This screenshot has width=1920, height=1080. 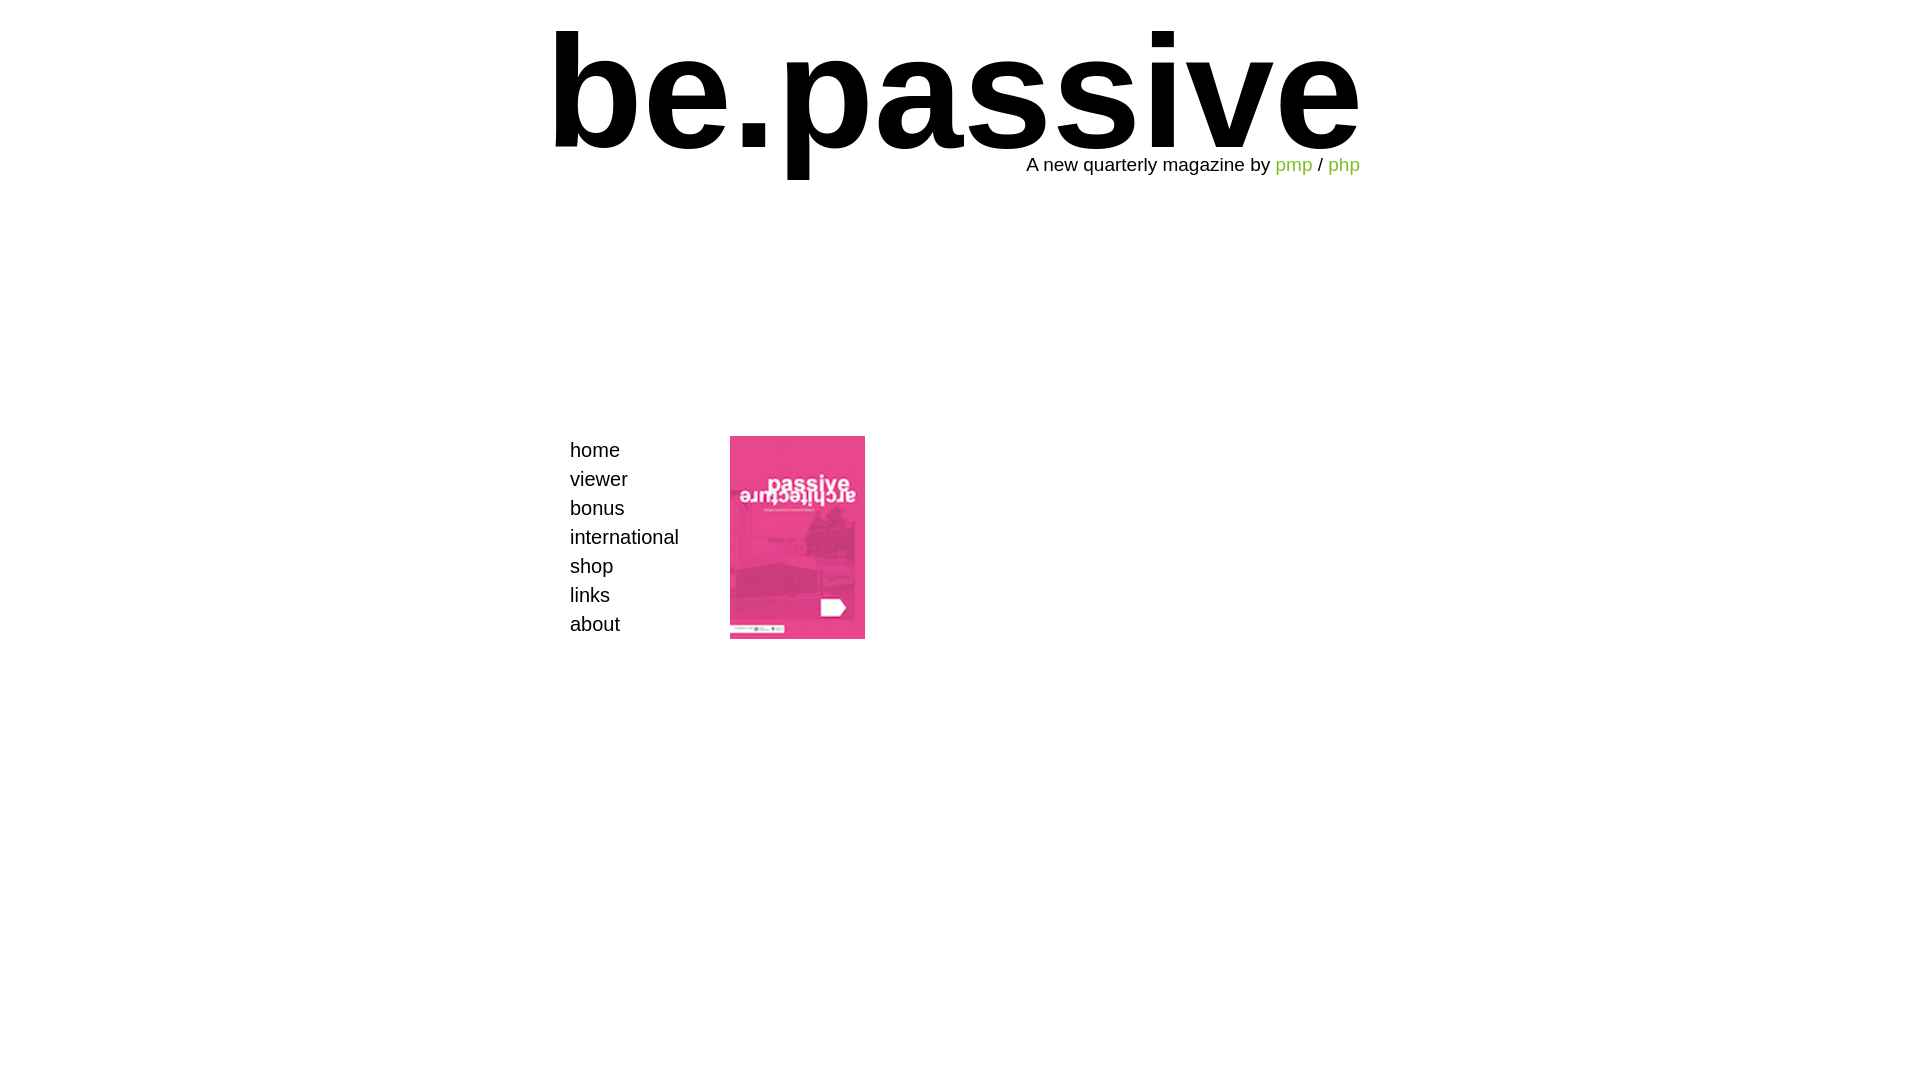 What do you see at coordinates (618, 450) in the screenshot?
I see `'home'` at bounding box center [618, 450].